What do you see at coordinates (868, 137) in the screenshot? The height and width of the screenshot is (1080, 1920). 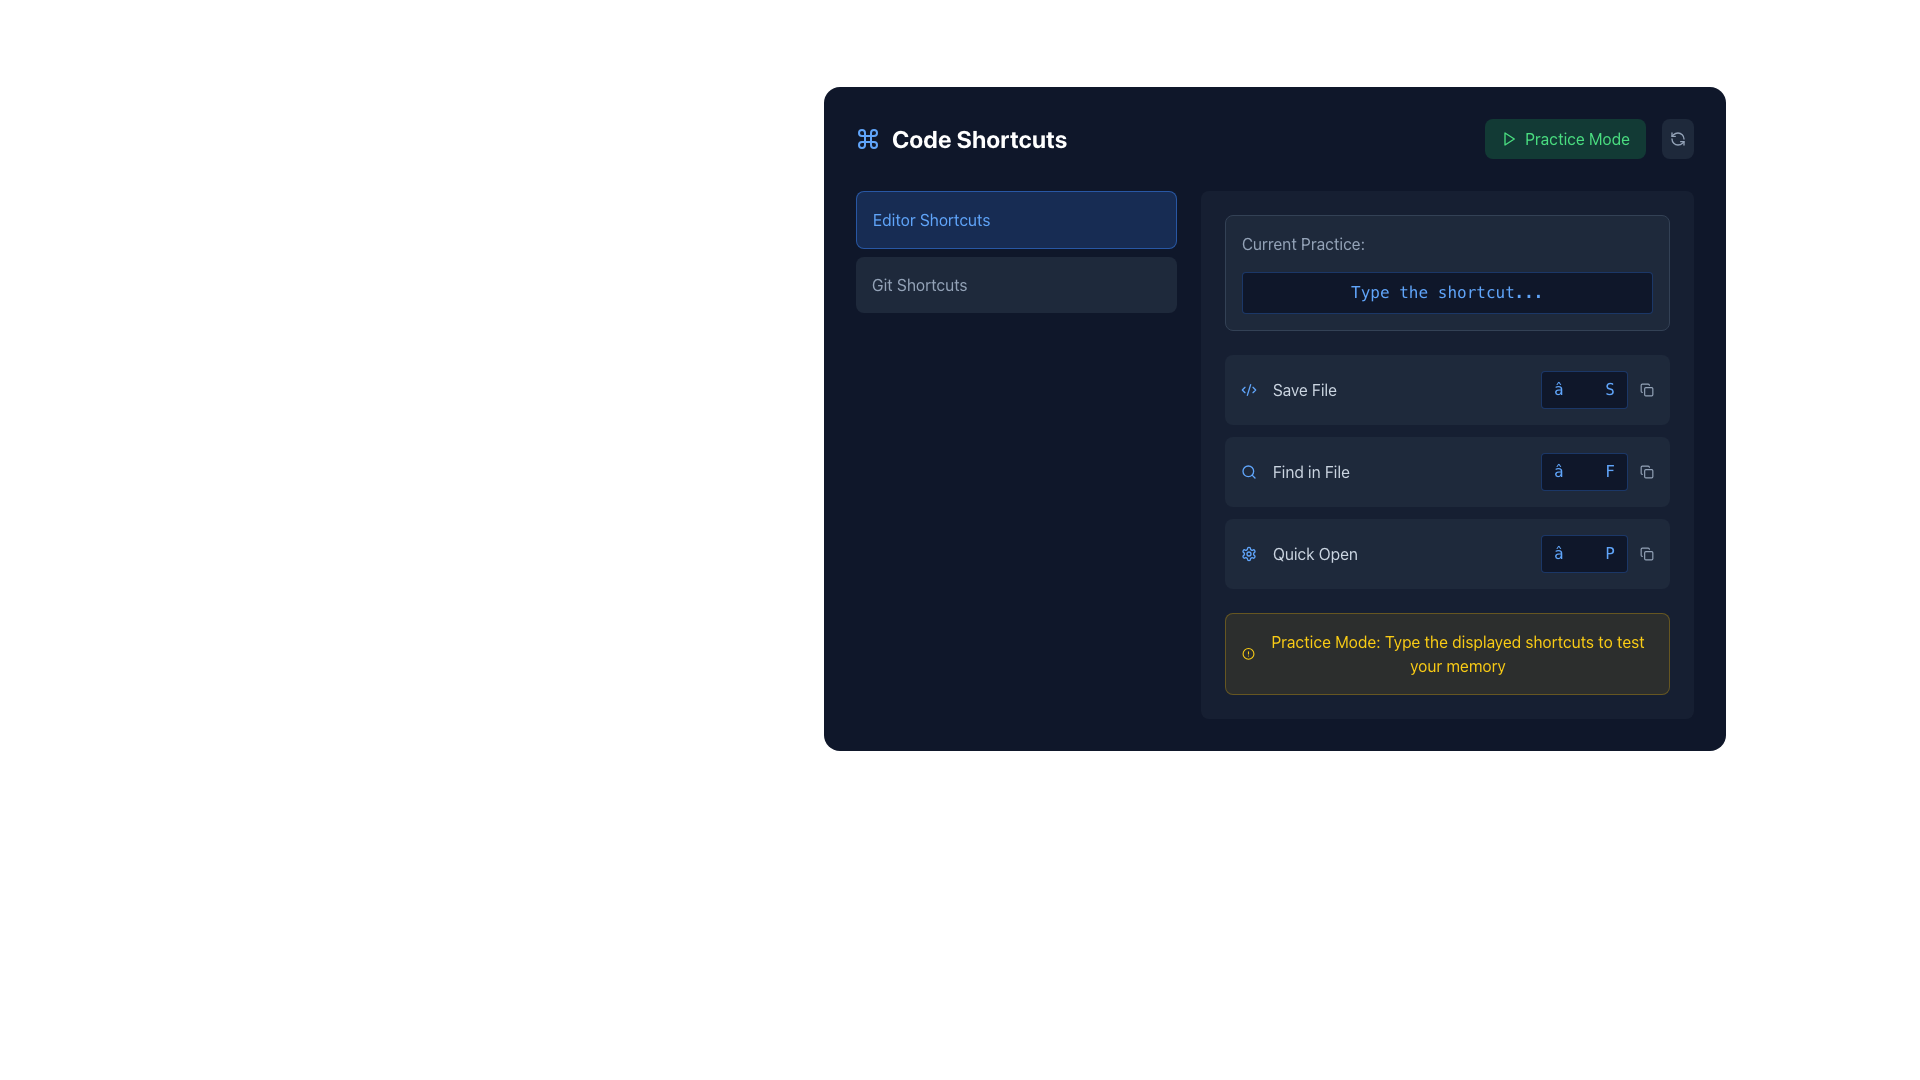 I see `the light blue grid icon located near the upper-left corner of the interface, adjacent to the 'Code Shortcuts' title` at bounding box center [868, 137].